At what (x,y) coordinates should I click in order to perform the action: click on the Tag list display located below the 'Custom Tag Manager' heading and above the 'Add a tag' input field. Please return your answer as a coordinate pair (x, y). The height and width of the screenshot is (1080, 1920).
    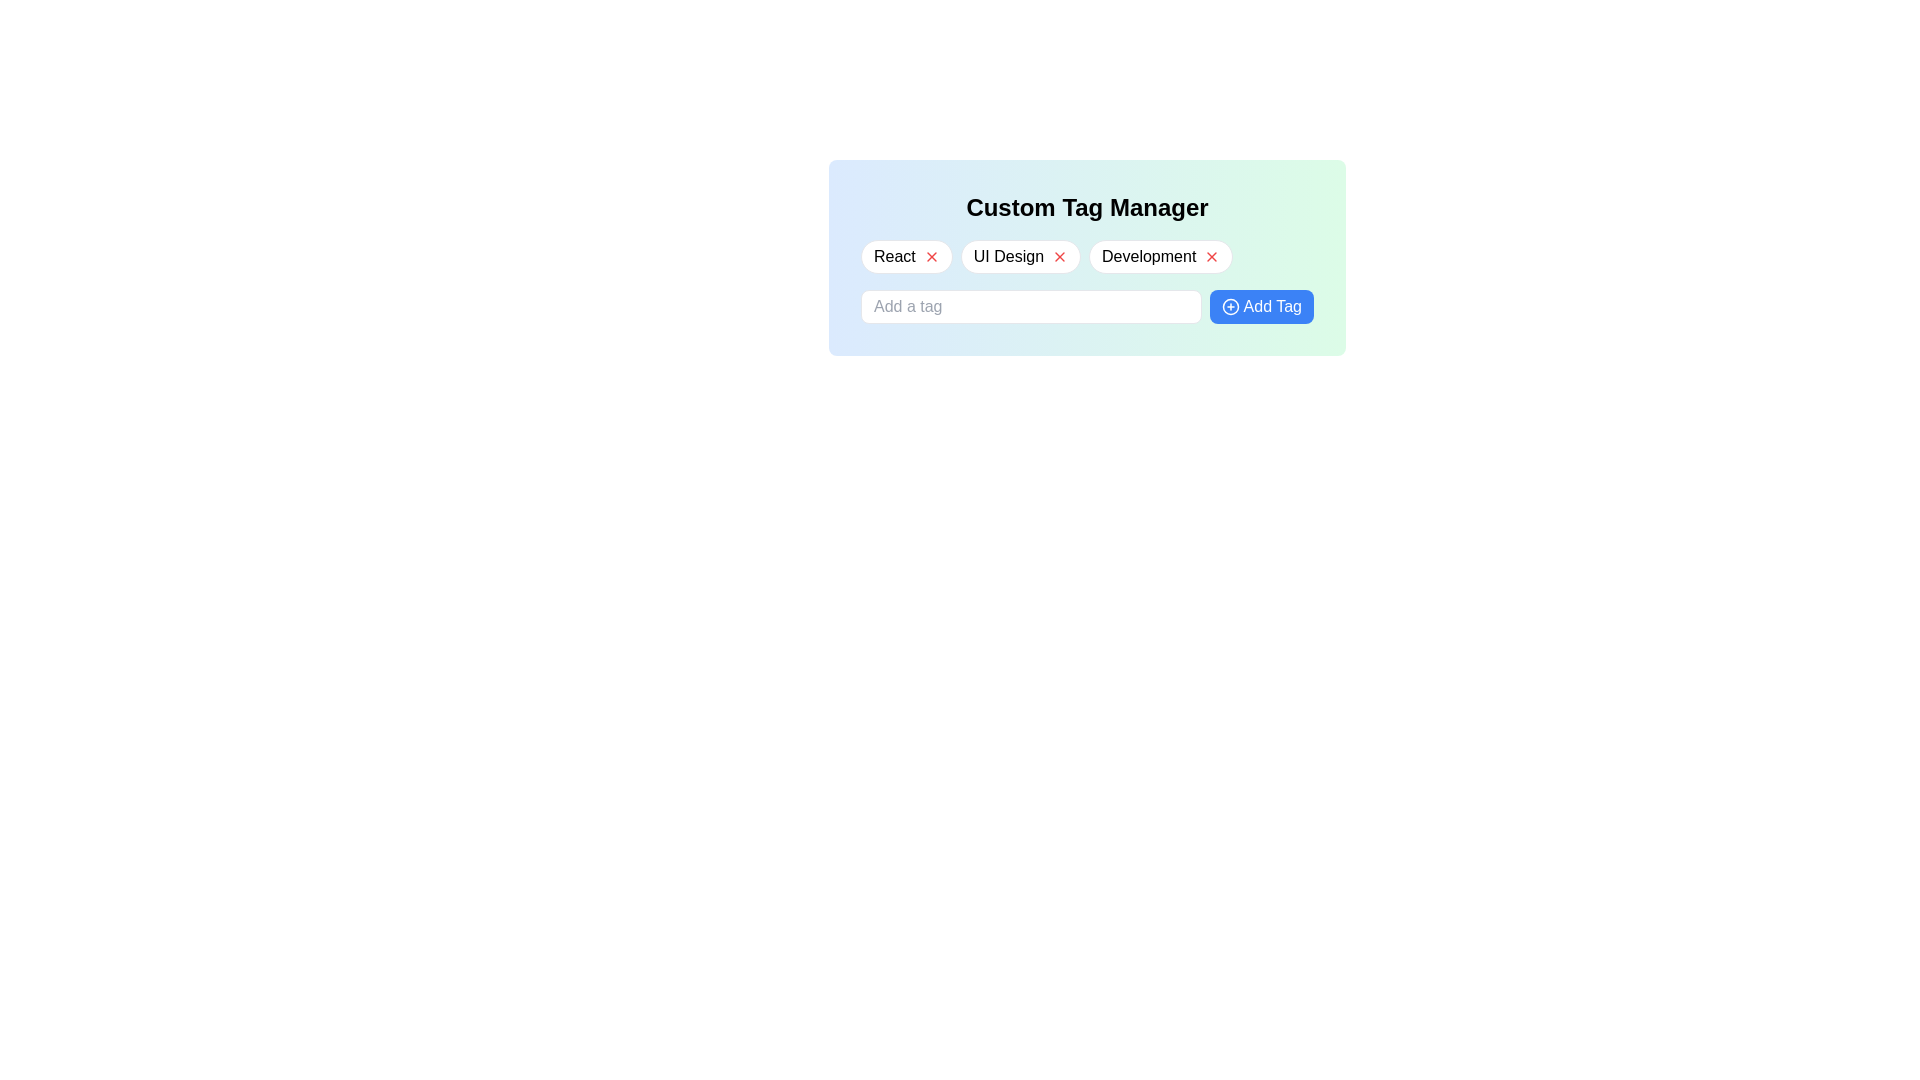
    Looking at the image, I should click on (1086, 256).